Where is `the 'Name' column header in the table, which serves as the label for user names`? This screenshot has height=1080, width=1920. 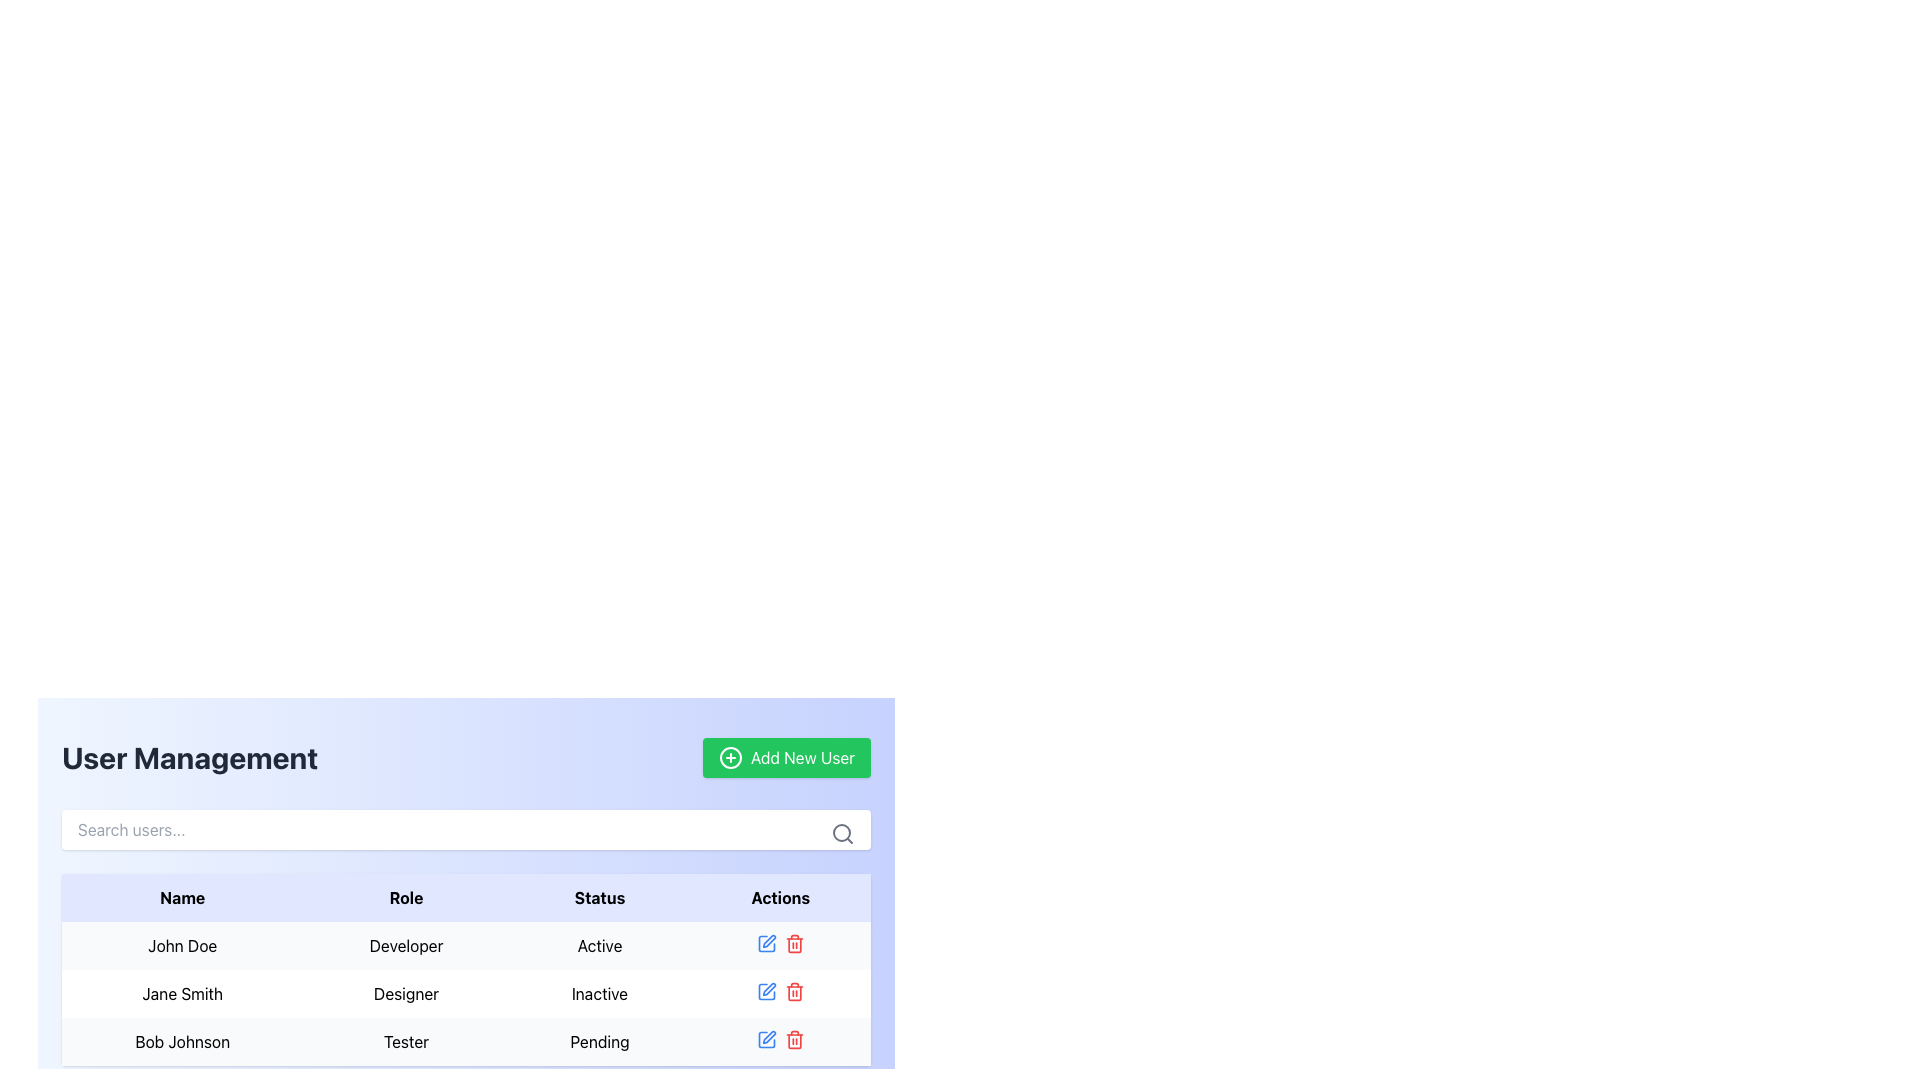 the 'Name' column header in the table, which serves as the label for user names is located at coordinates (182, 897).